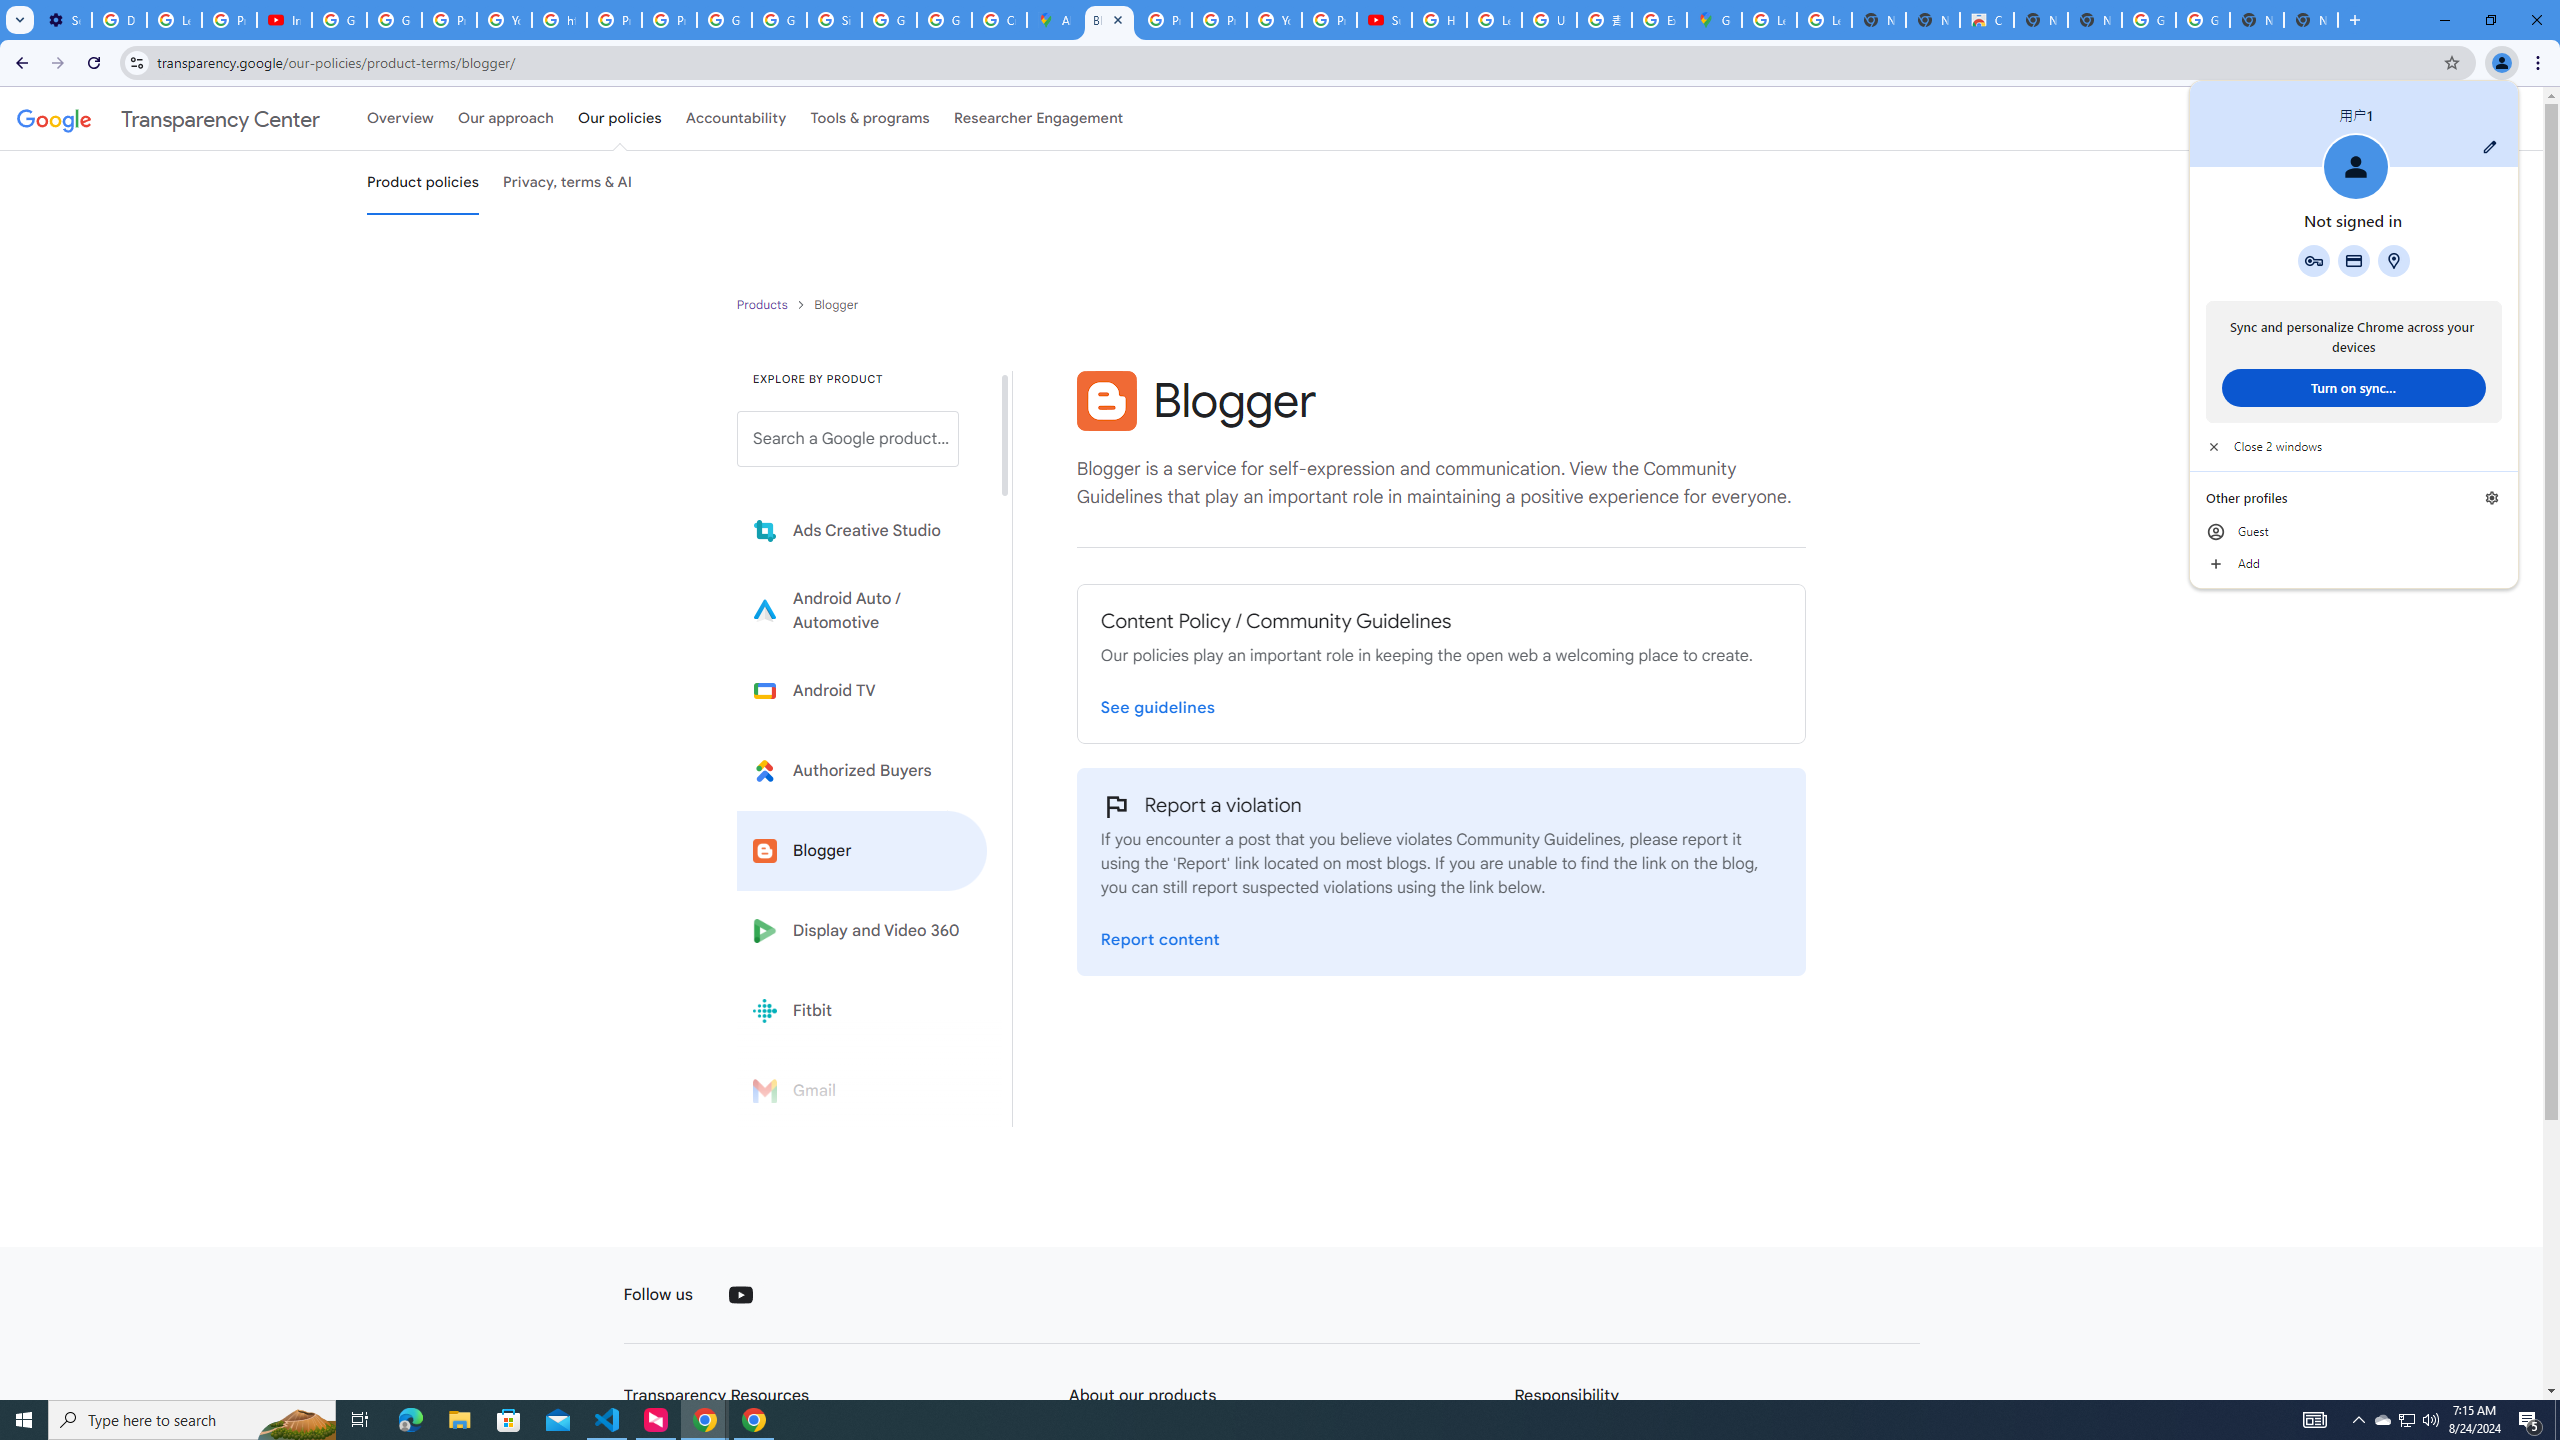  I want to click on 'Q2790: 100%', so click(2429, 1418).